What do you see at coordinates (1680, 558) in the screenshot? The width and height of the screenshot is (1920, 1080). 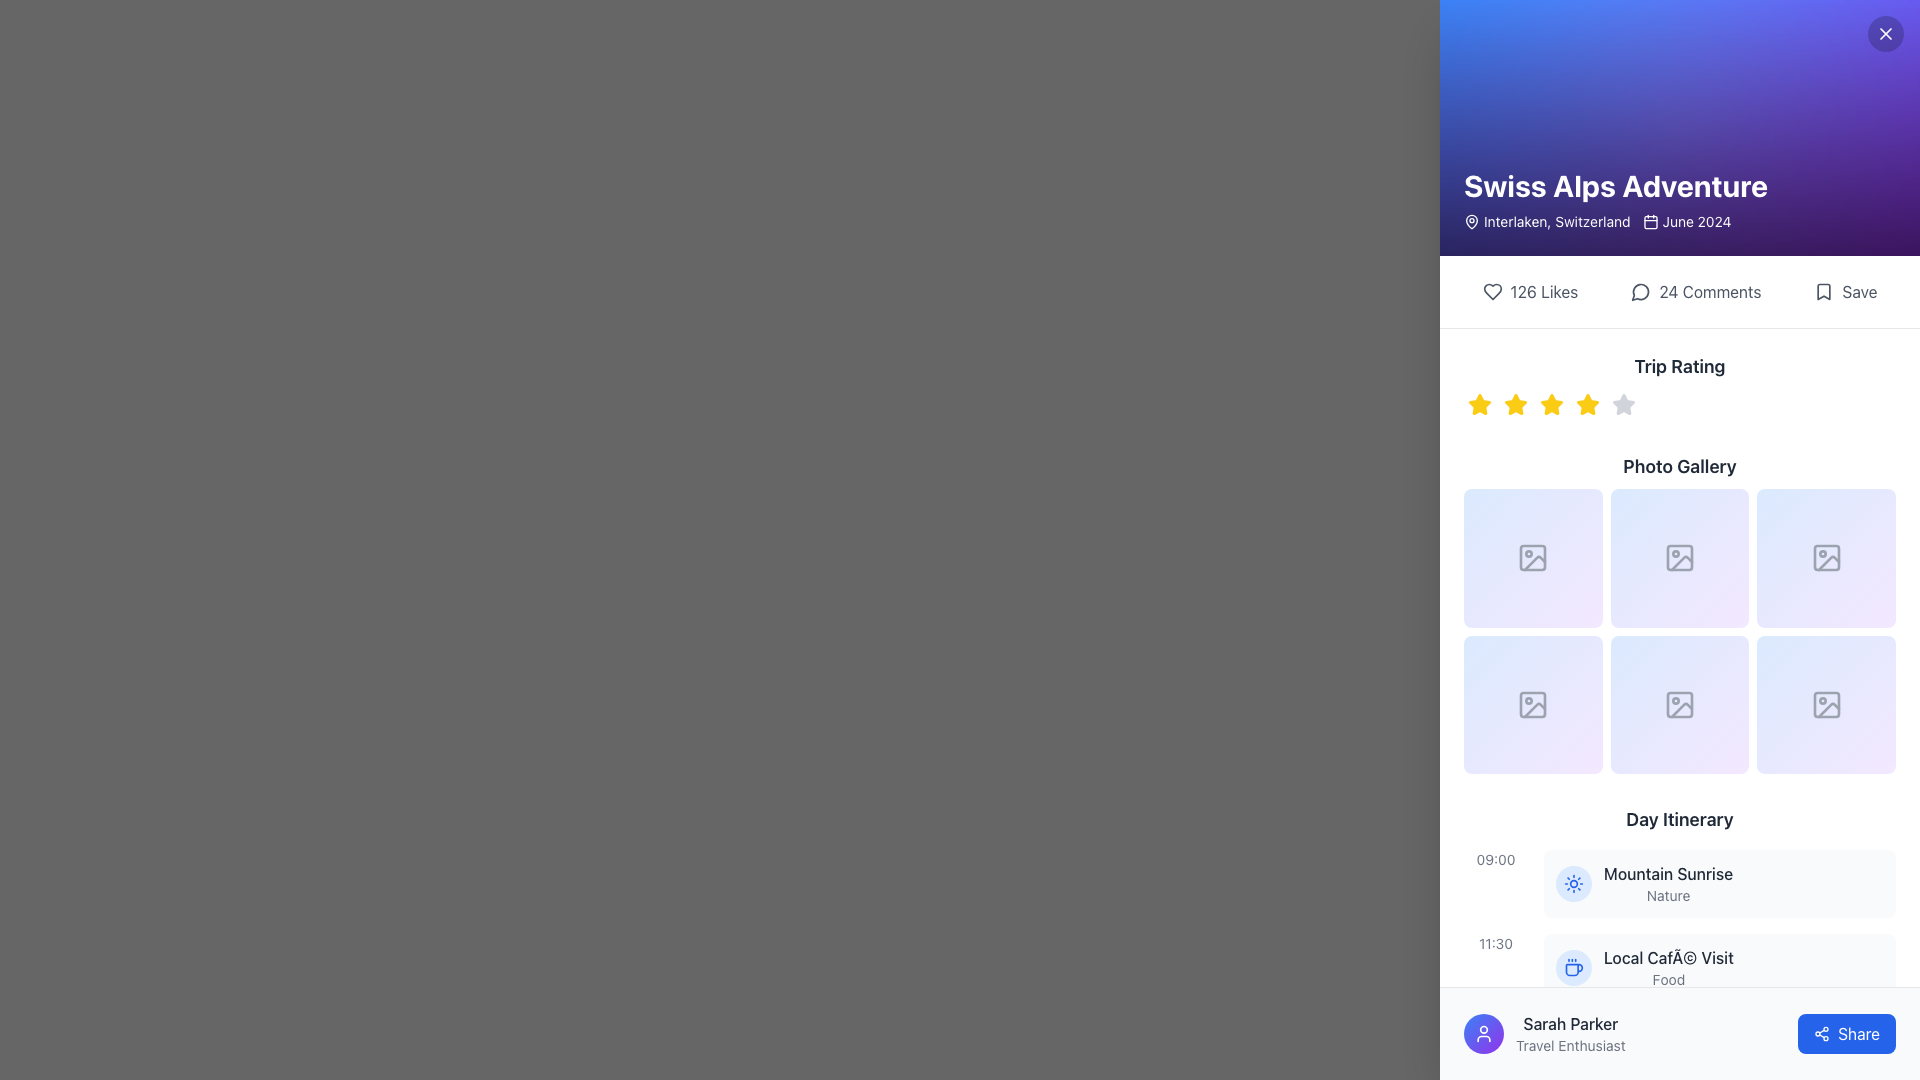 I see `the square image placeholder icon with a gradient background and a gray generic image symbol, located as the second item in the first row of the gallery grid` at bounding box center [1680, 558].